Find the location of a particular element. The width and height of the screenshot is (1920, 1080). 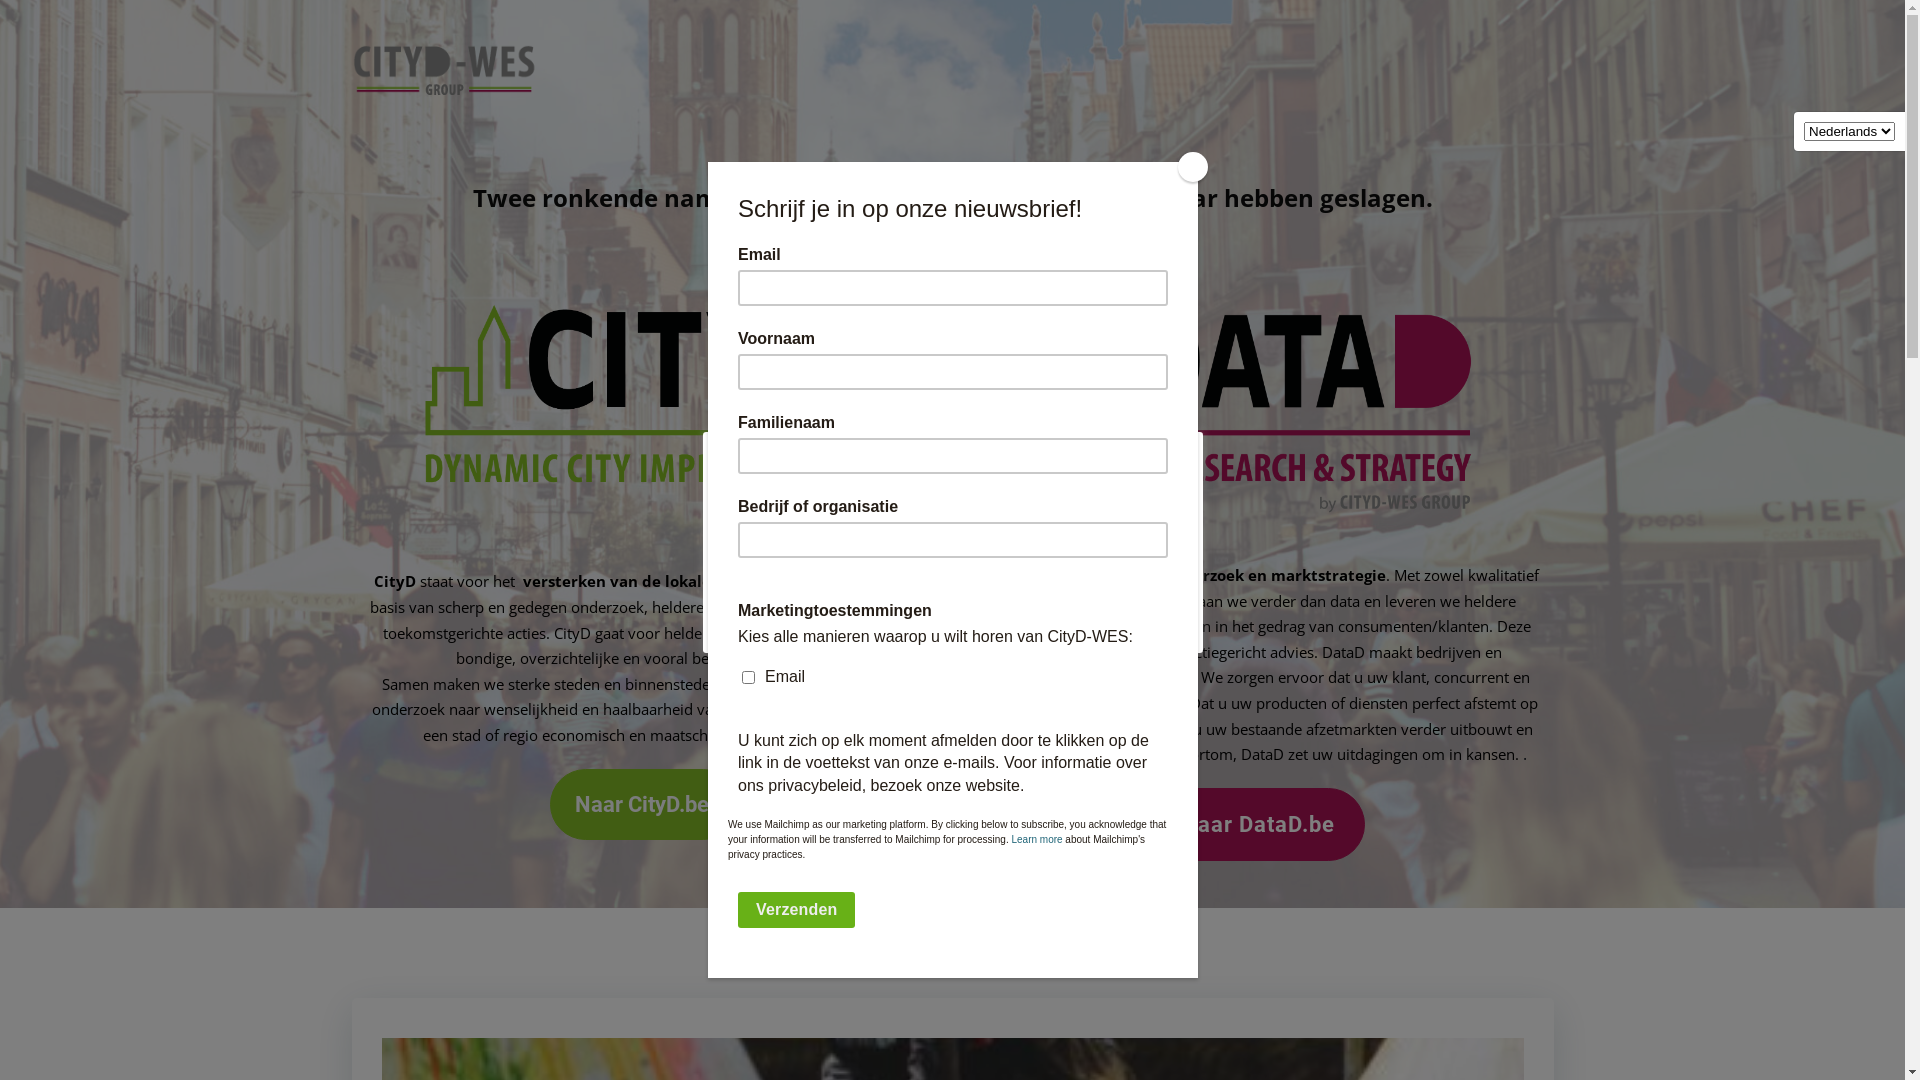

'Naar CityD.be' is located at coordinates (644, 803).